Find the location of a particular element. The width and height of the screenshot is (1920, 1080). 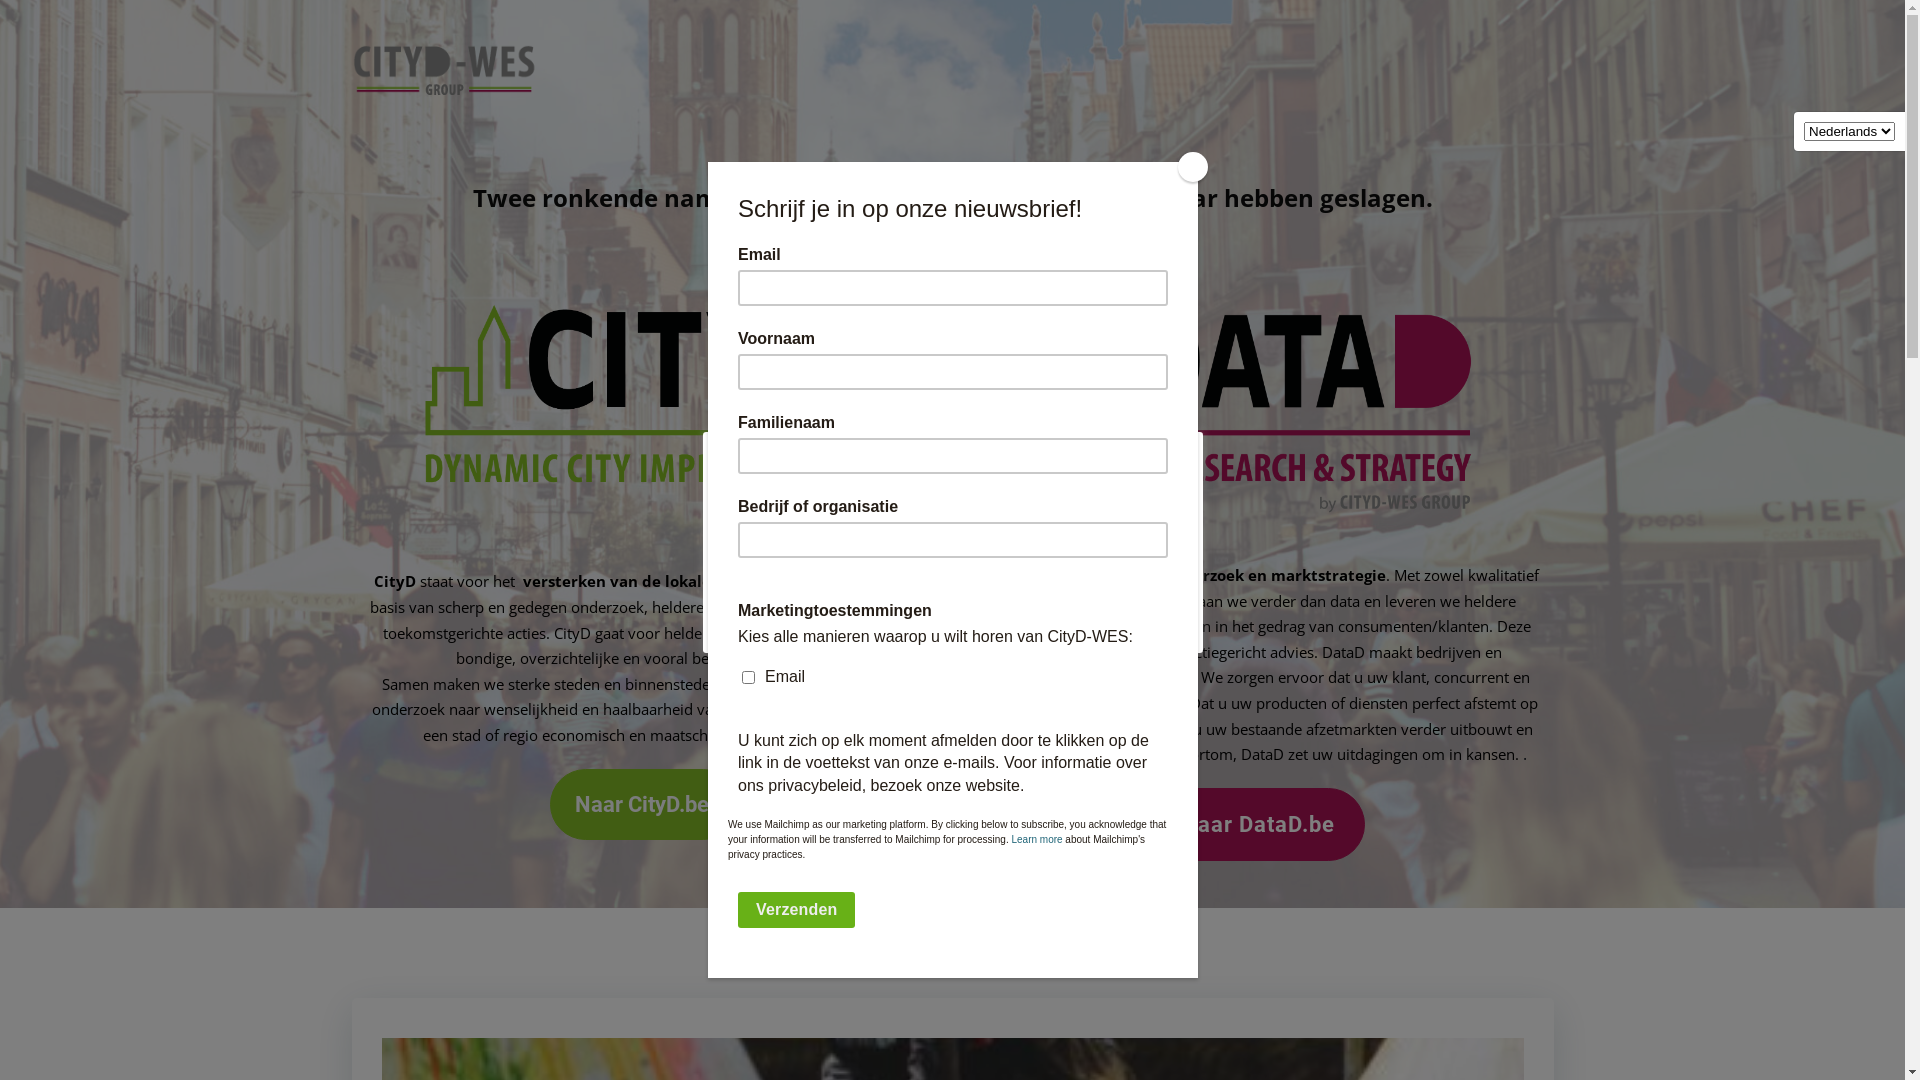

'Naar CityD.be' is located at coordinates (644, 803).